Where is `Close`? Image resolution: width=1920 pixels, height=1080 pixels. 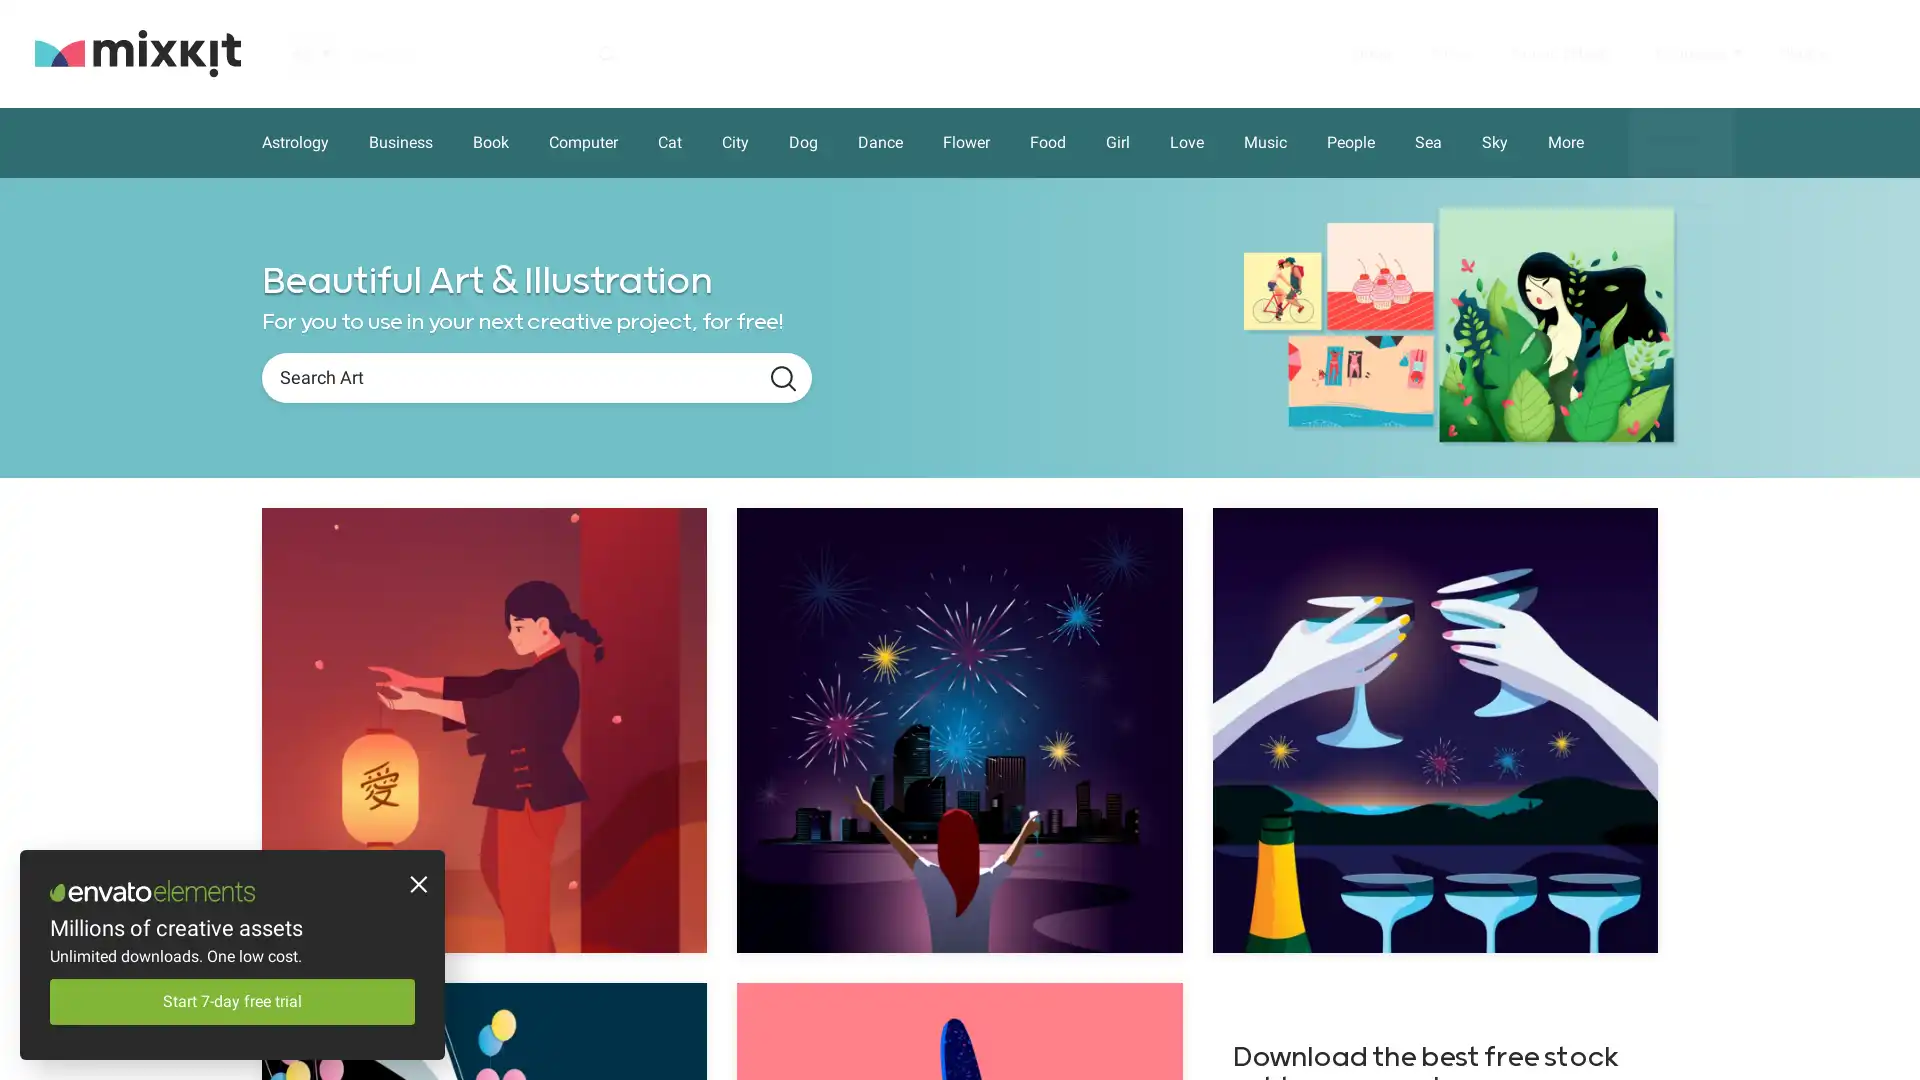 Close is located at coordinates (415, 886).